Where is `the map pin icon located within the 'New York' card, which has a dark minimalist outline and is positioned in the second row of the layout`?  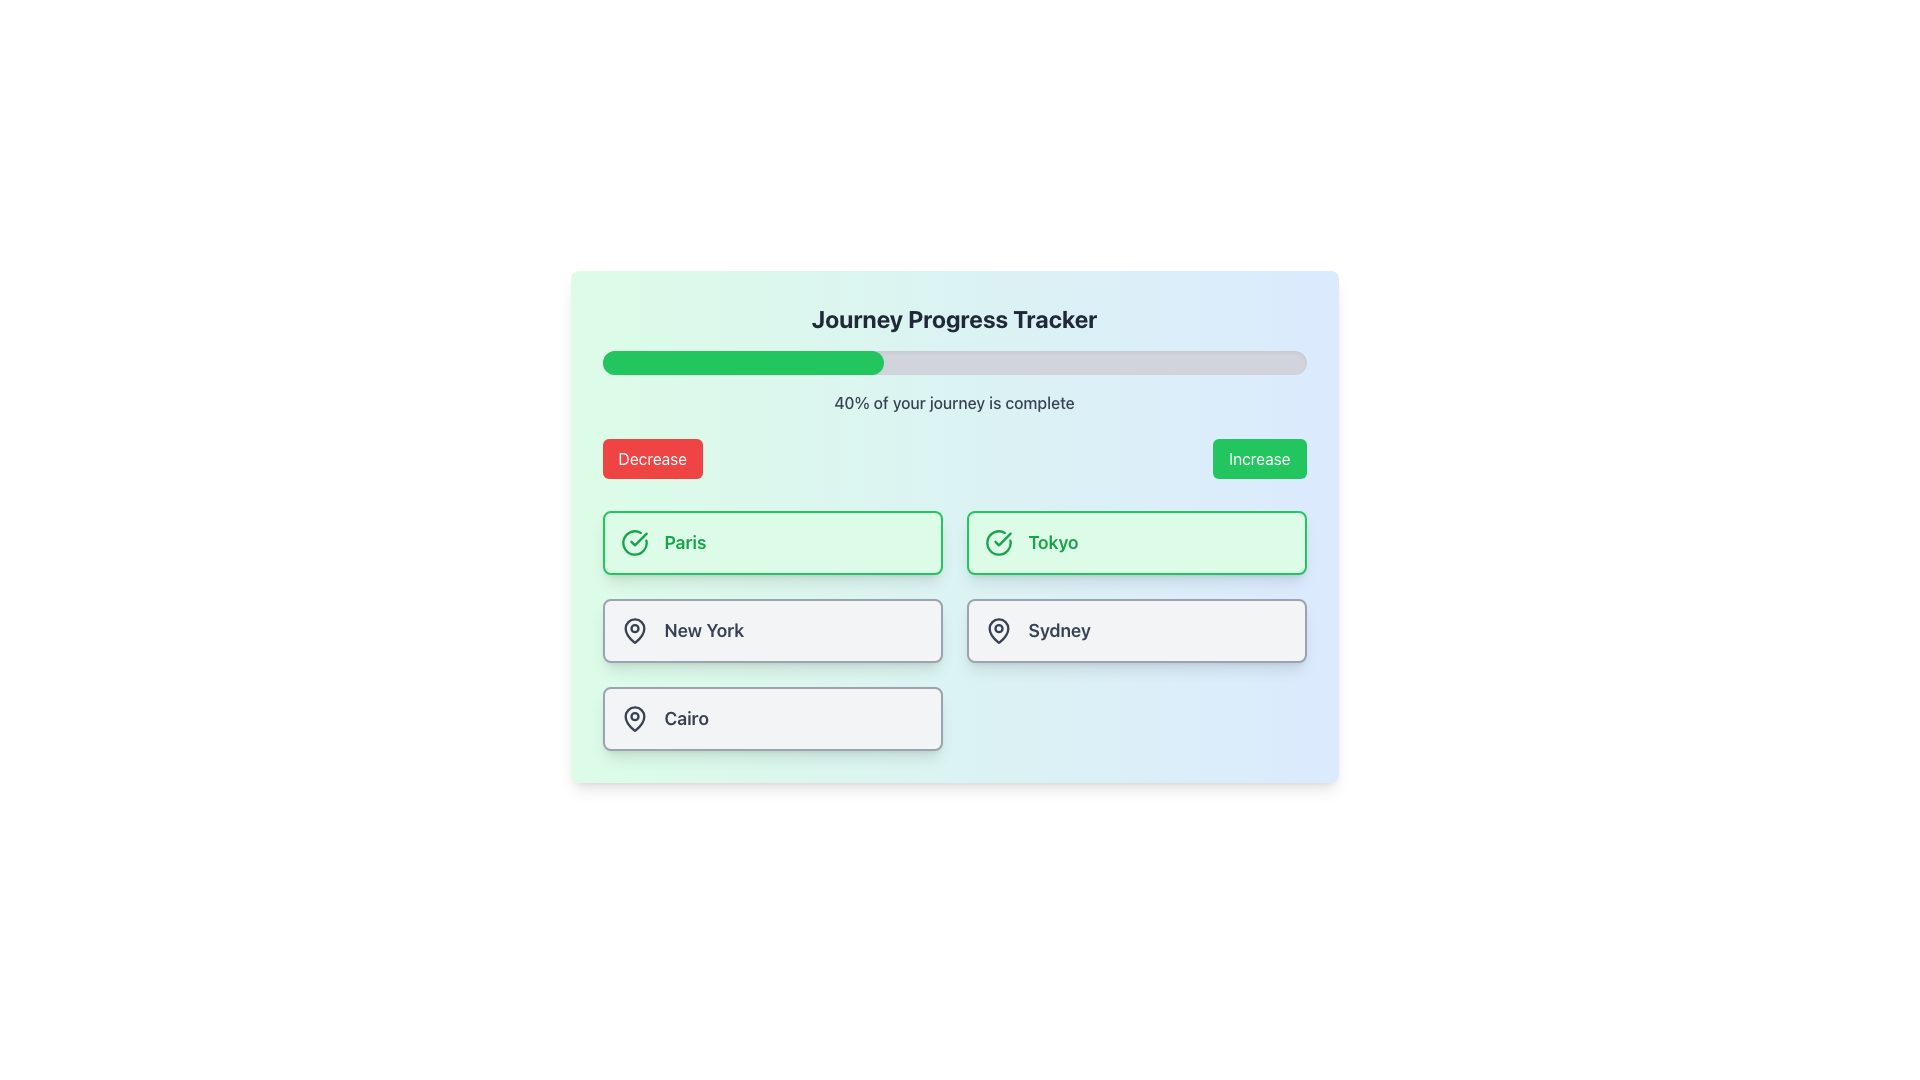 the map pin icon located within the 'New York' card, which has a dark minimalist outline and is positioned in the second row of the layout is located at coordinates (633, 631).